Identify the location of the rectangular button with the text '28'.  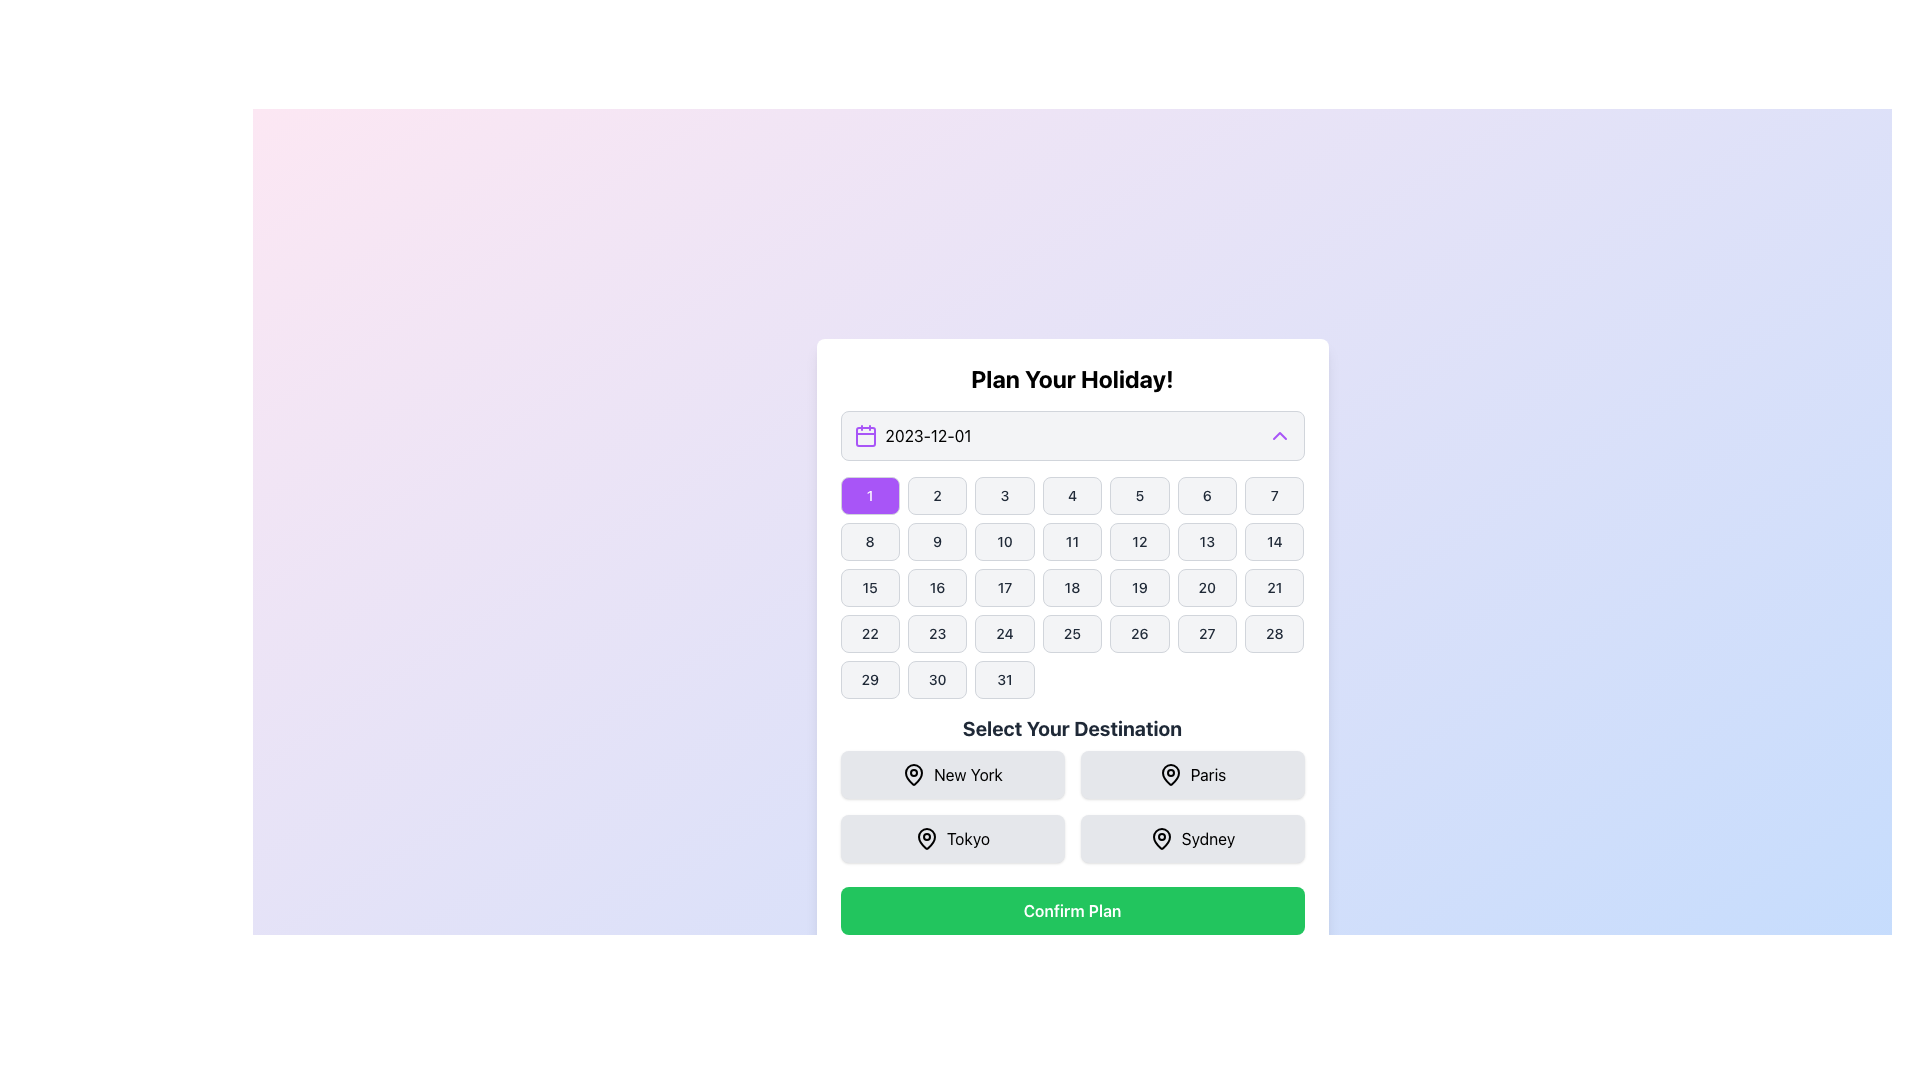
(1273, 633).